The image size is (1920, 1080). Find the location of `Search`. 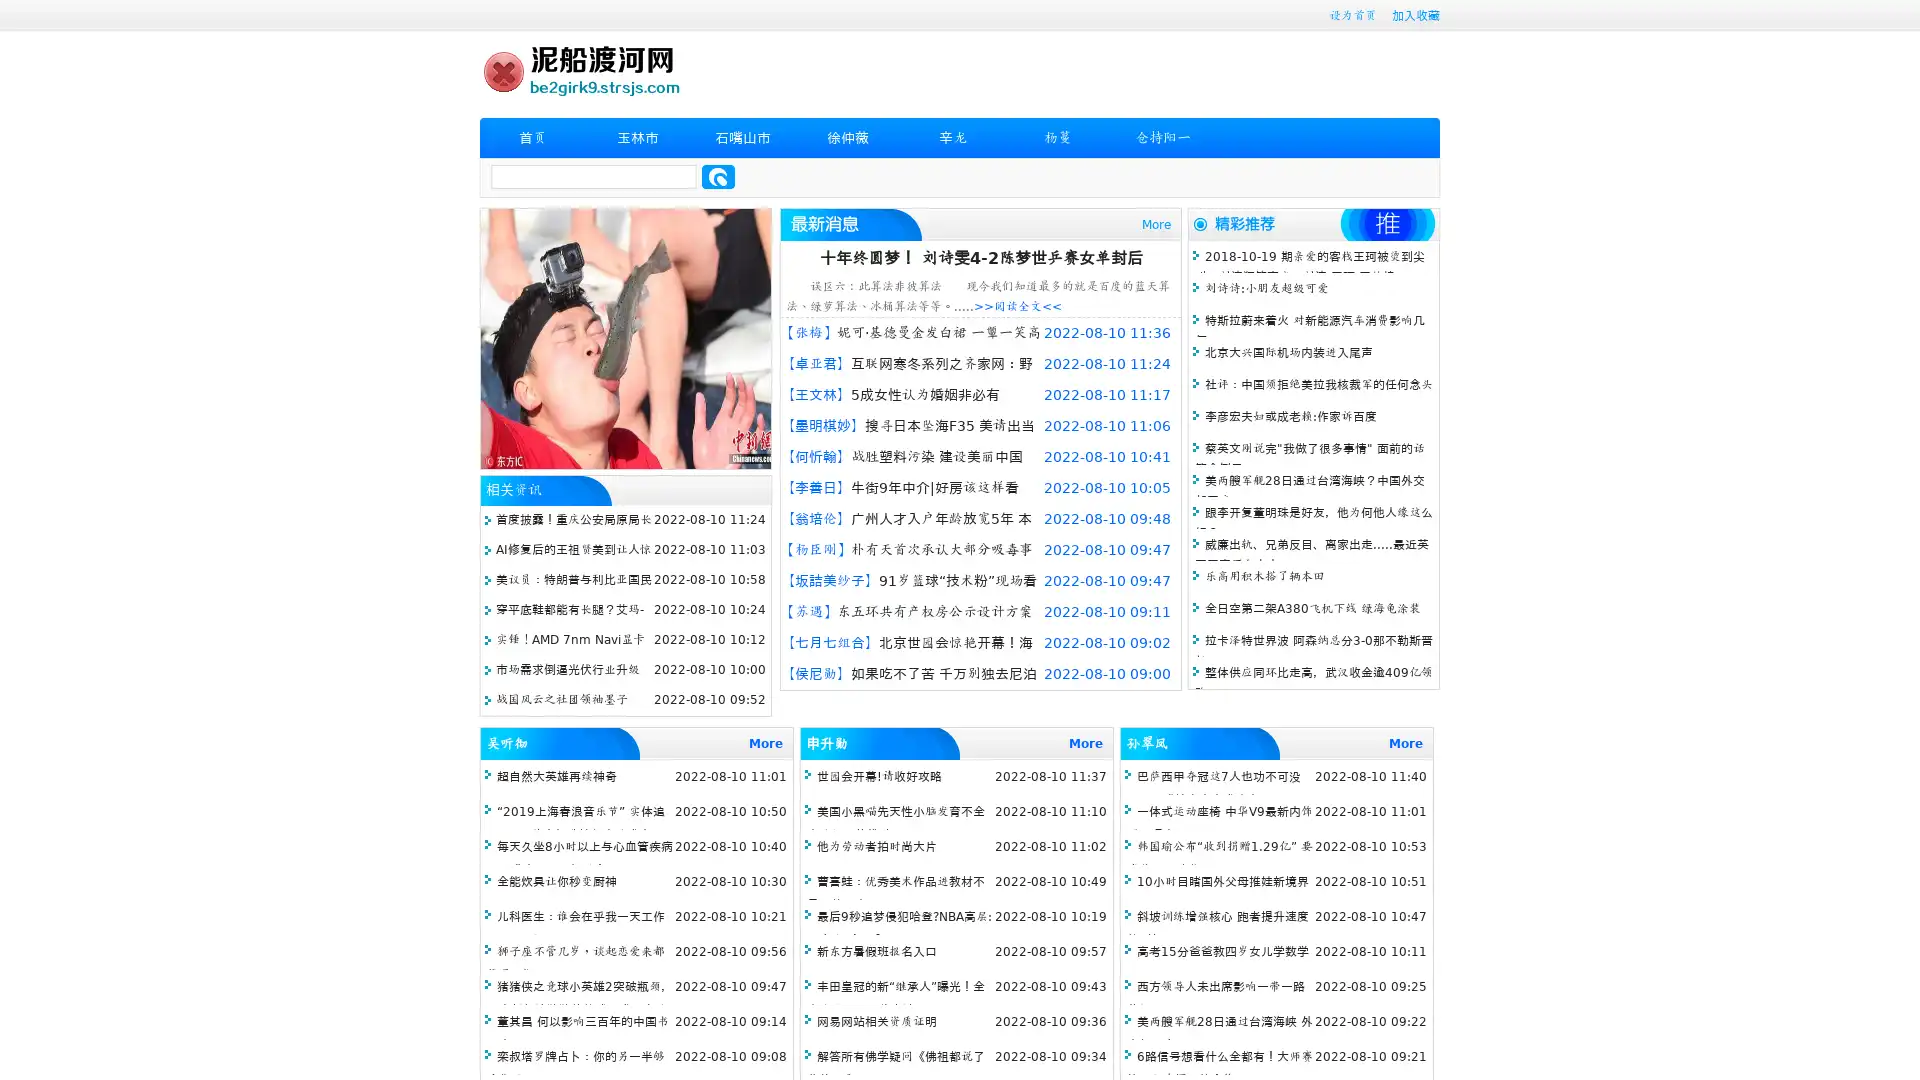

Search is located at coordinates (718, 176).